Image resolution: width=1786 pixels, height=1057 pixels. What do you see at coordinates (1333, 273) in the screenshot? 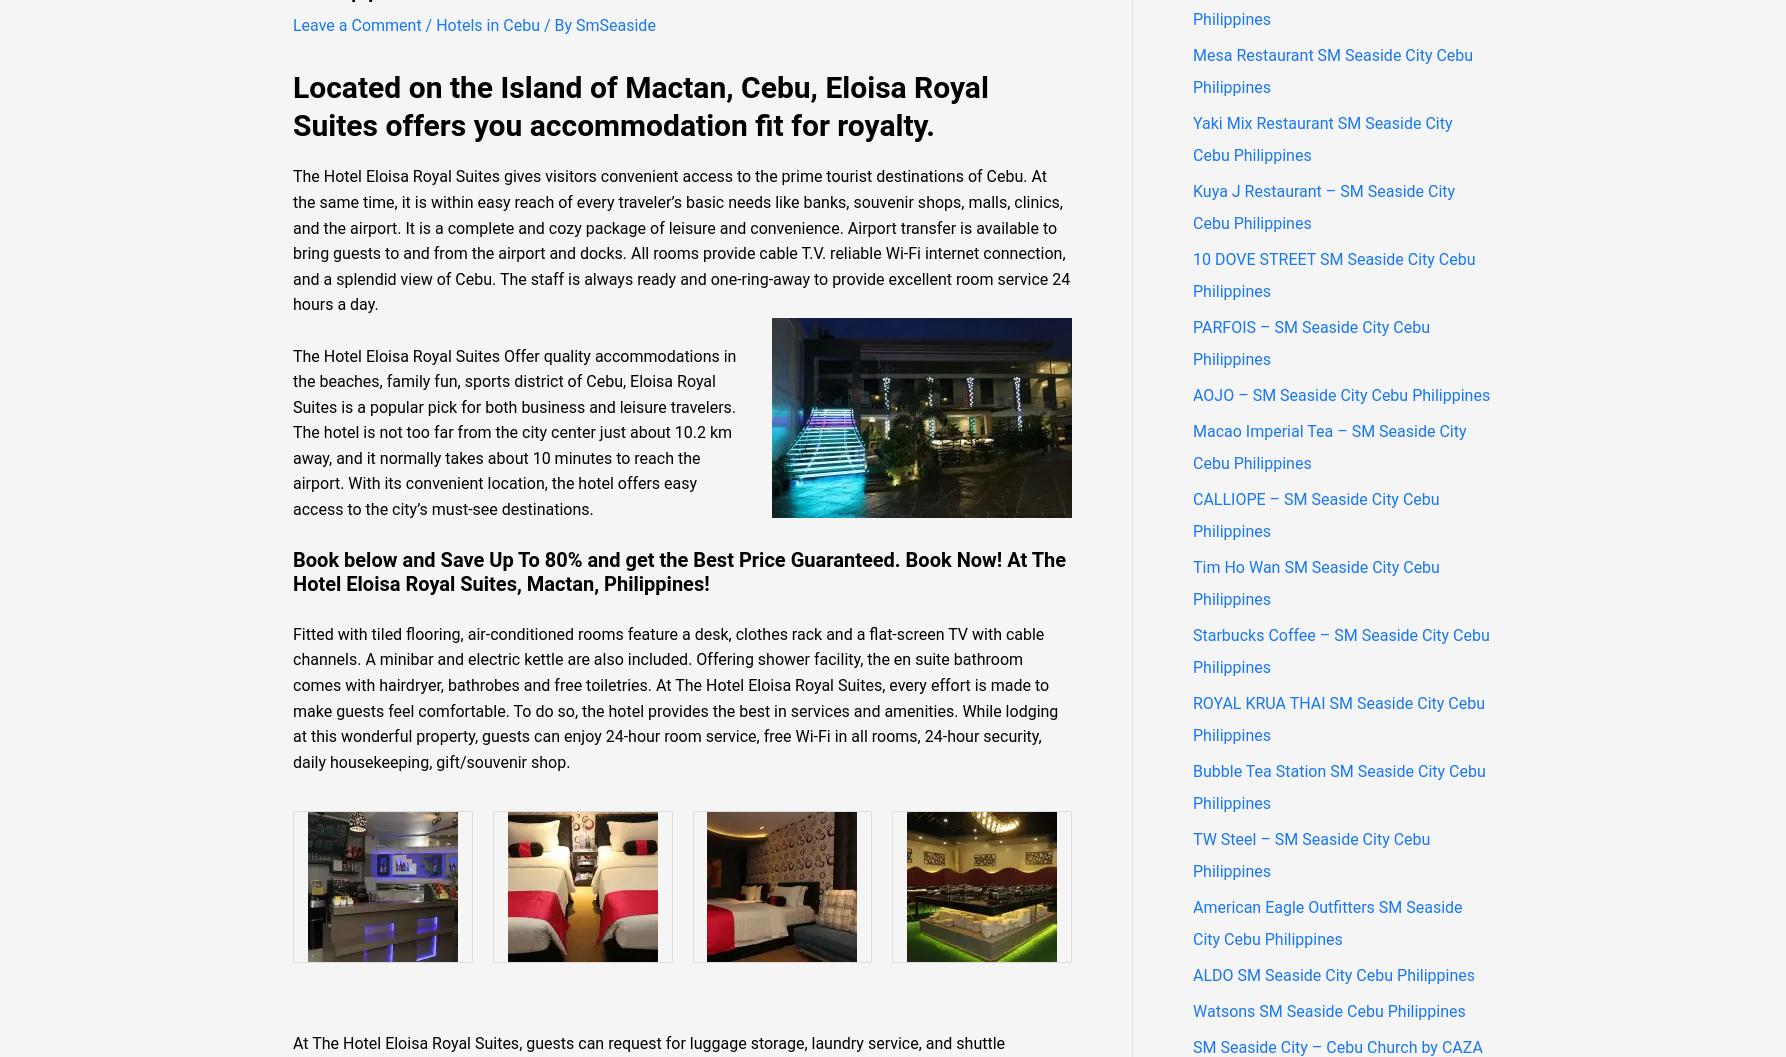
I see `'10 DOVE STREET SM Seaside City Cebu Philippines'` at bounding box center [1333, 273].